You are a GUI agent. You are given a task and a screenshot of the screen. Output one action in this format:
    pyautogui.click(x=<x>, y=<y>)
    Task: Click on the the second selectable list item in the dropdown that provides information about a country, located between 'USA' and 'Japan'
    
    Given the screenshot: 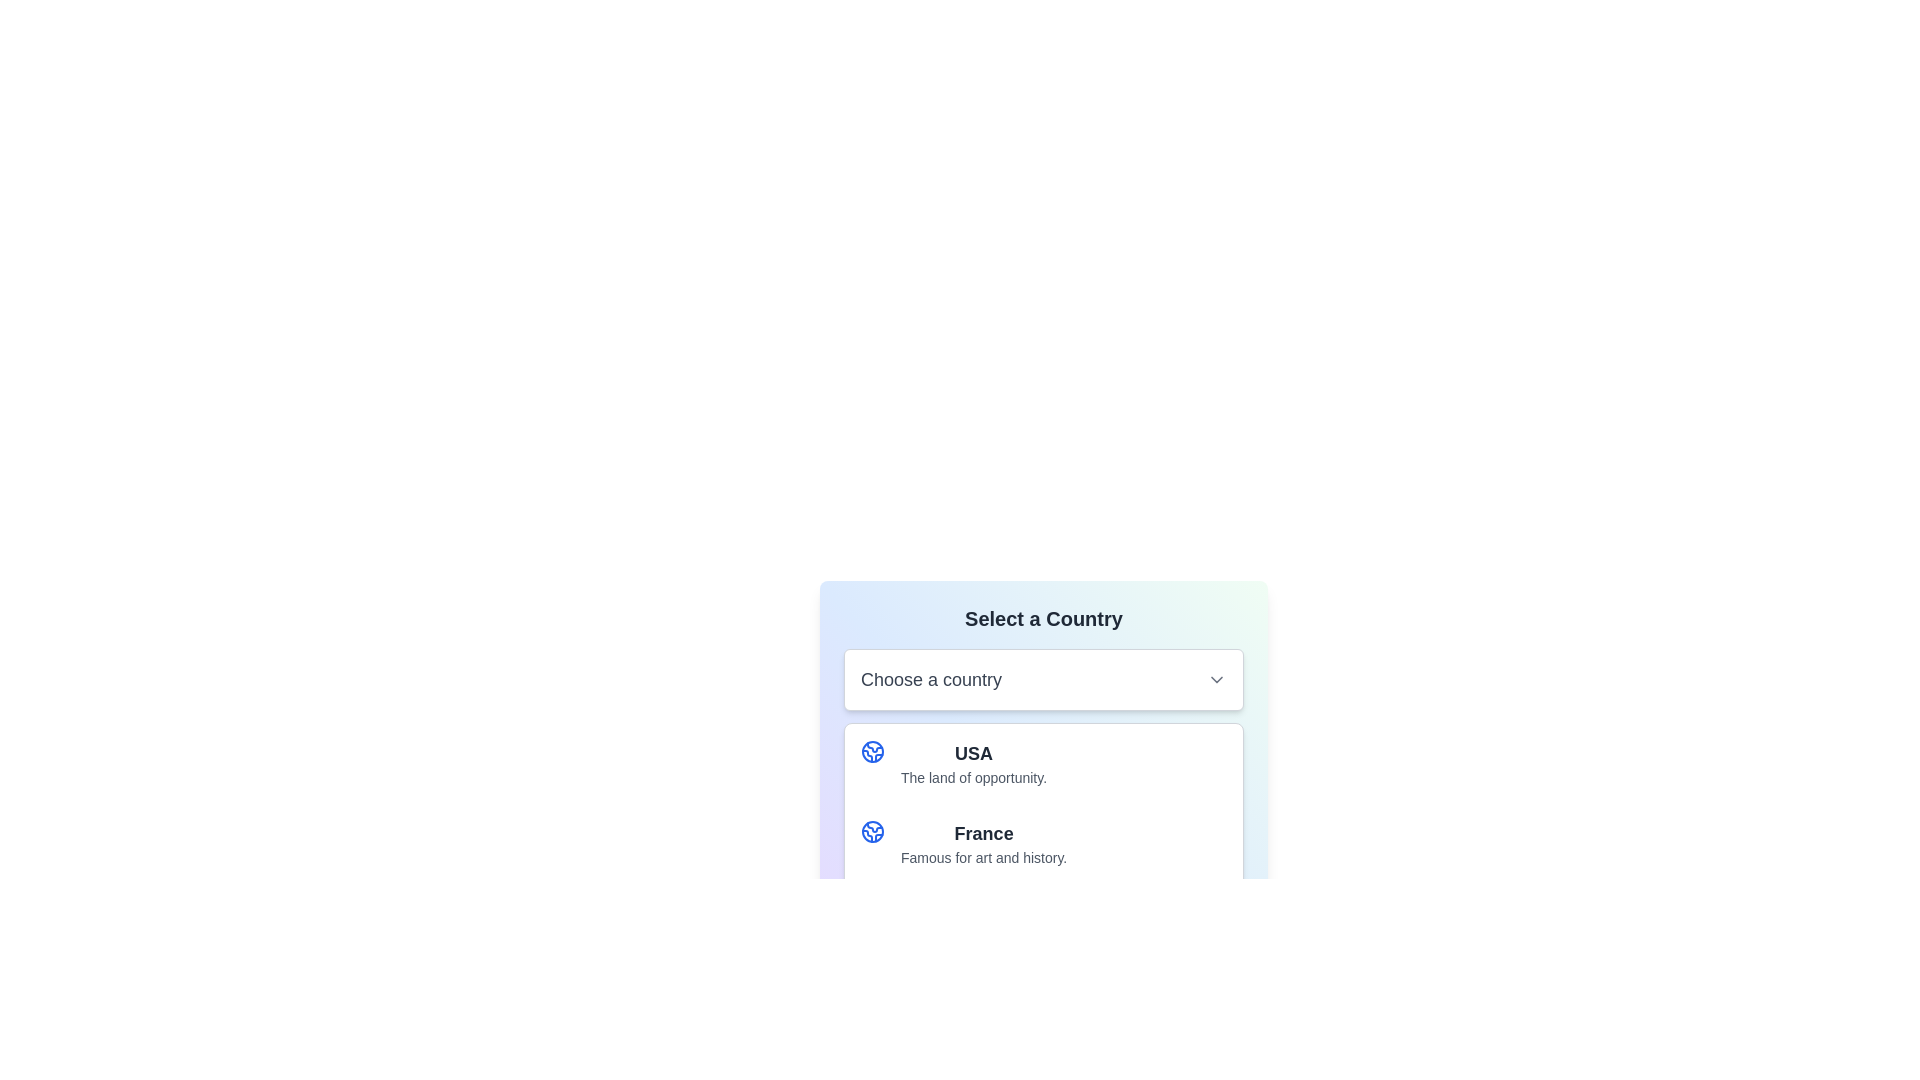 What is the action you would take?
    pyautogui.click(x=1042, y=844)
    